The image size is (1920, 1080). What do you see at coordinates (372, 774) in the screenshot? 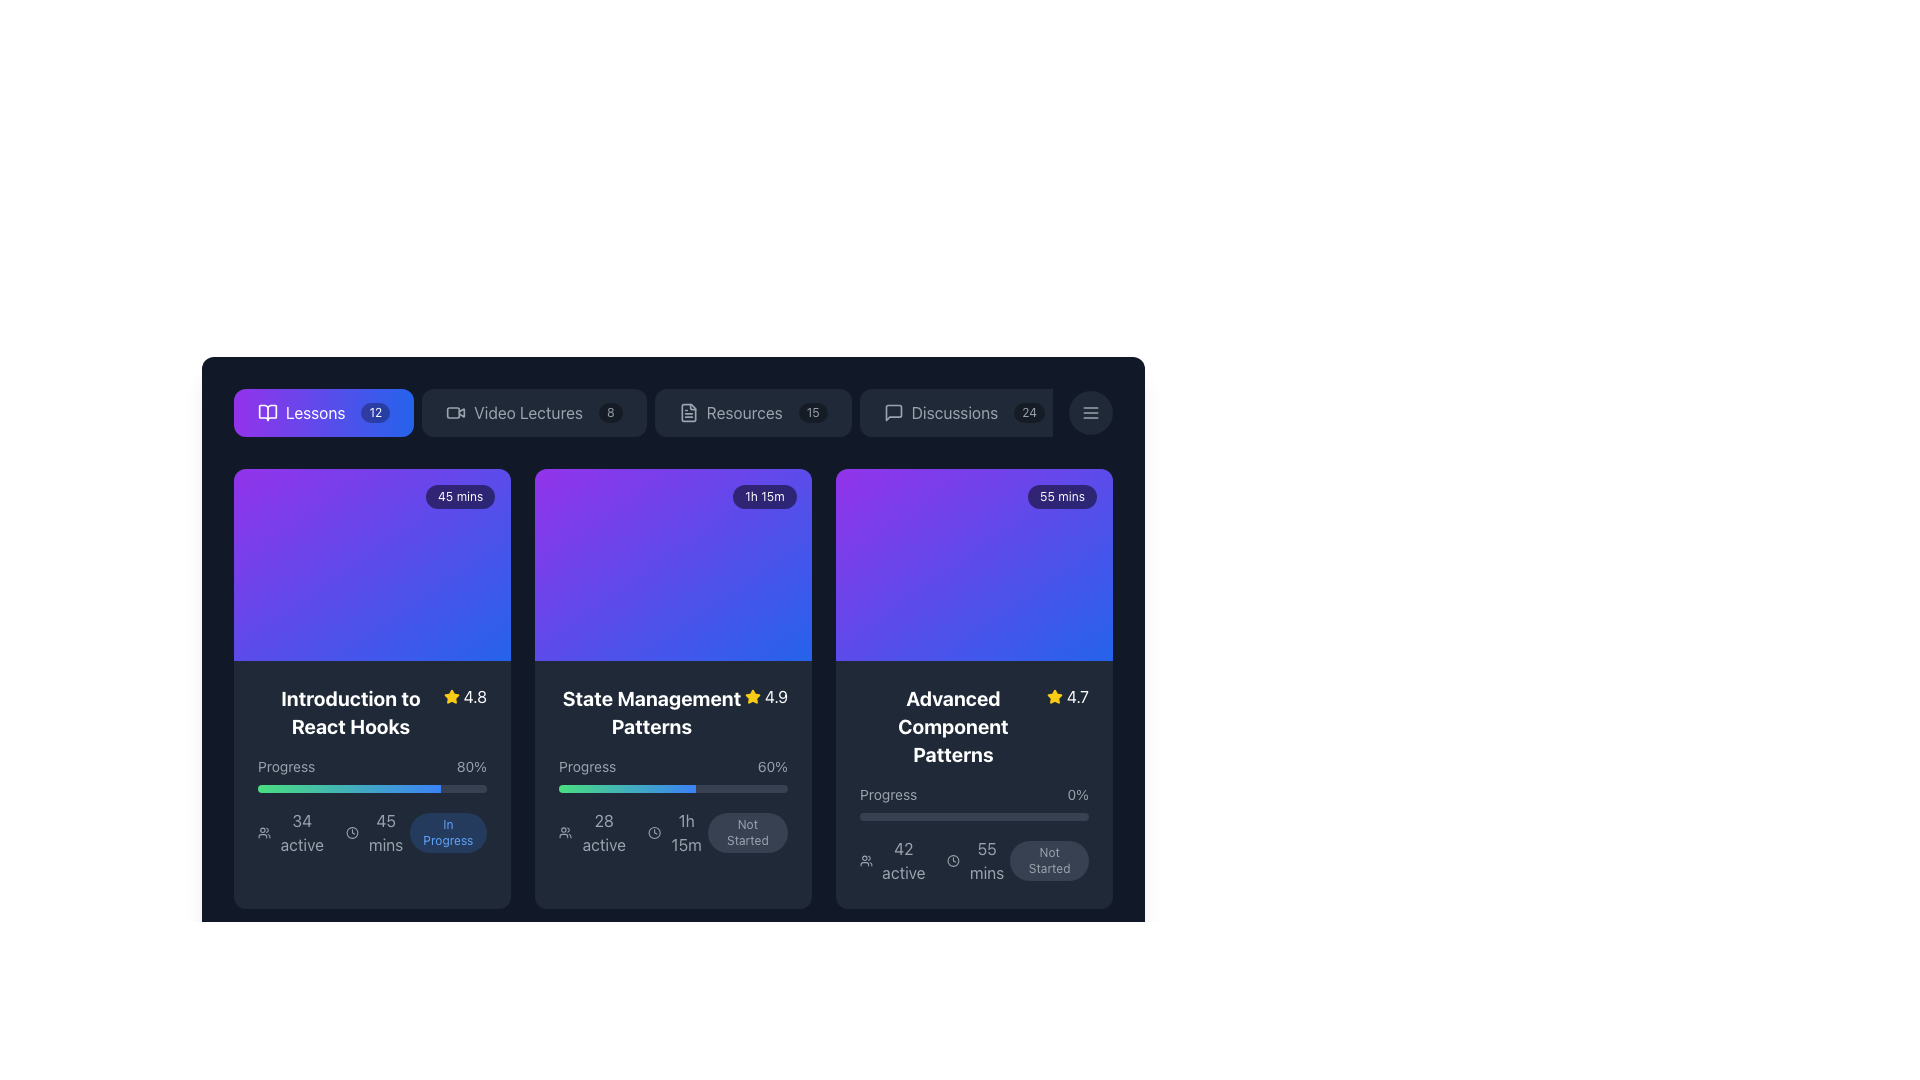
I see `the progress area of the Progress Bar located in the 'Introduction to React Hooks' section, which visually represents the task completion level` at bounding box center [372, 774].